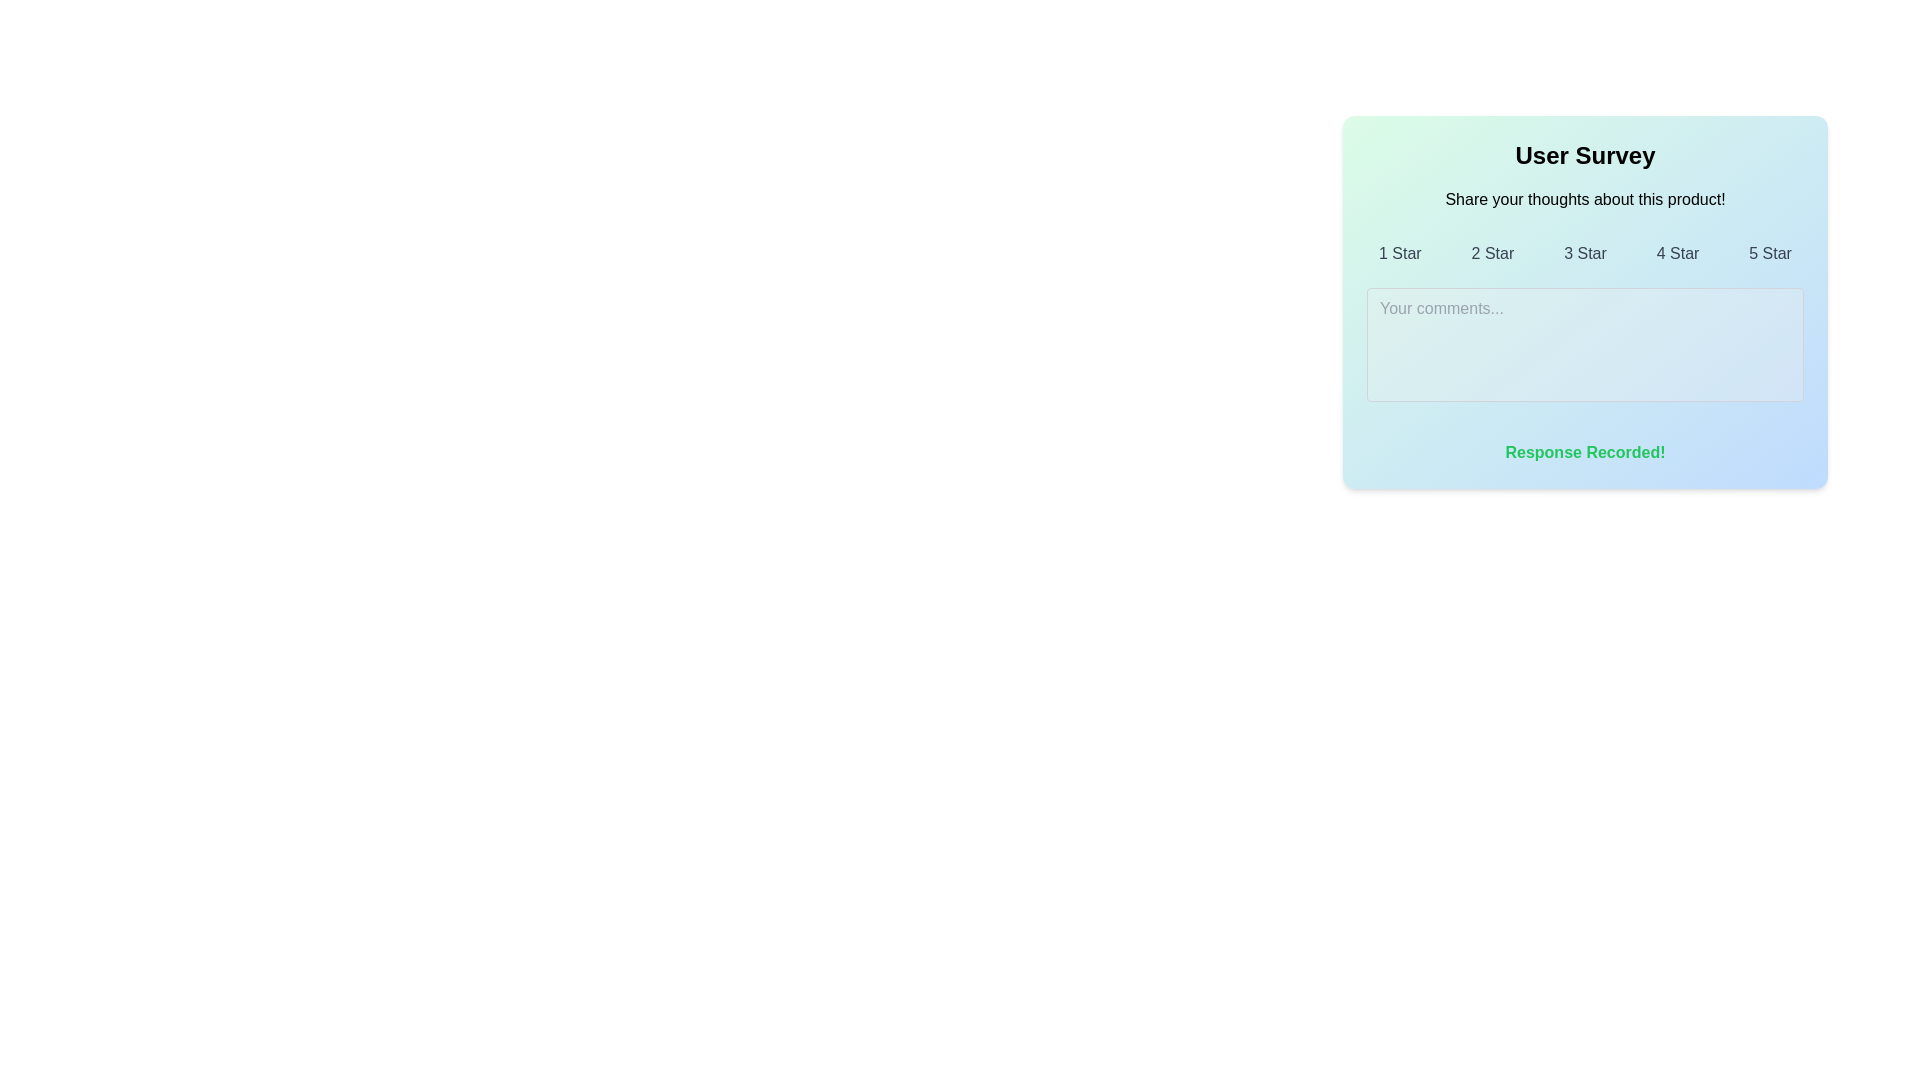  I want to click on the '2 Star' button, which is a rounded rectangle button with light gray color and darker gray text, located near the top center of the 'User Survey' dialog box, so click(1492, 253).